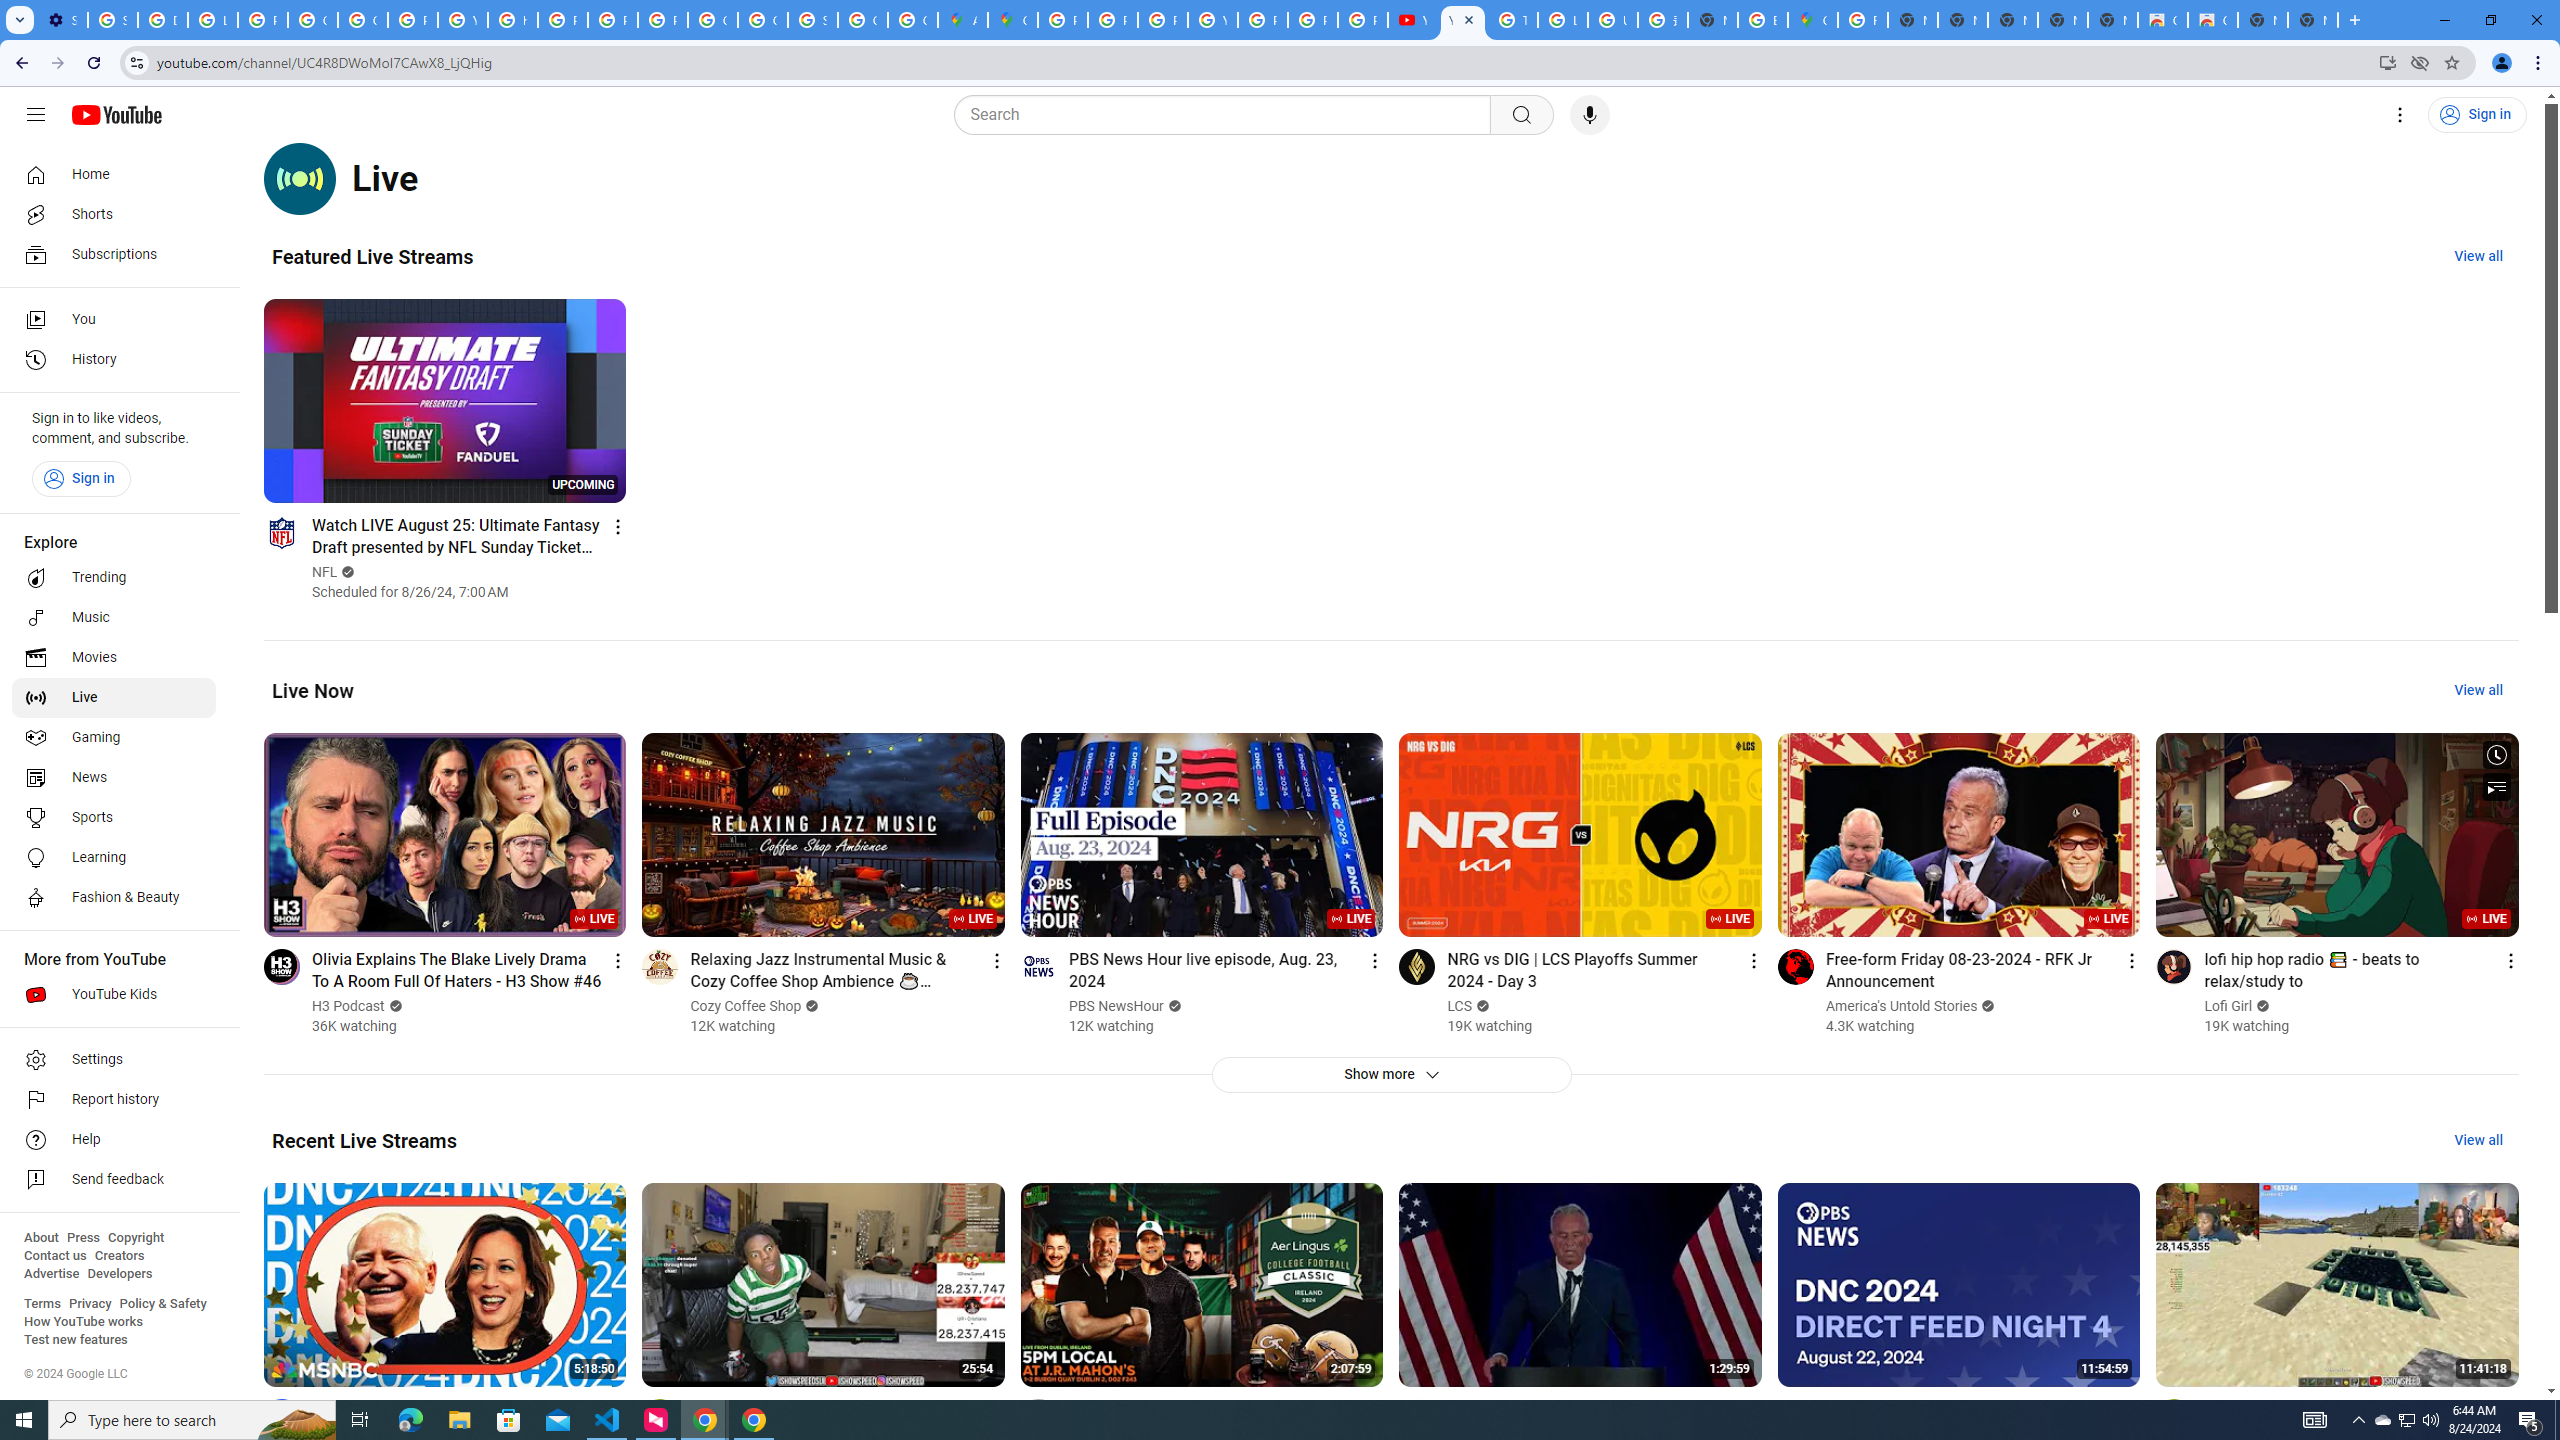  Describe the element at coordinates (134, 1237) in the screenshot. I see `'Copyright'` at that location.